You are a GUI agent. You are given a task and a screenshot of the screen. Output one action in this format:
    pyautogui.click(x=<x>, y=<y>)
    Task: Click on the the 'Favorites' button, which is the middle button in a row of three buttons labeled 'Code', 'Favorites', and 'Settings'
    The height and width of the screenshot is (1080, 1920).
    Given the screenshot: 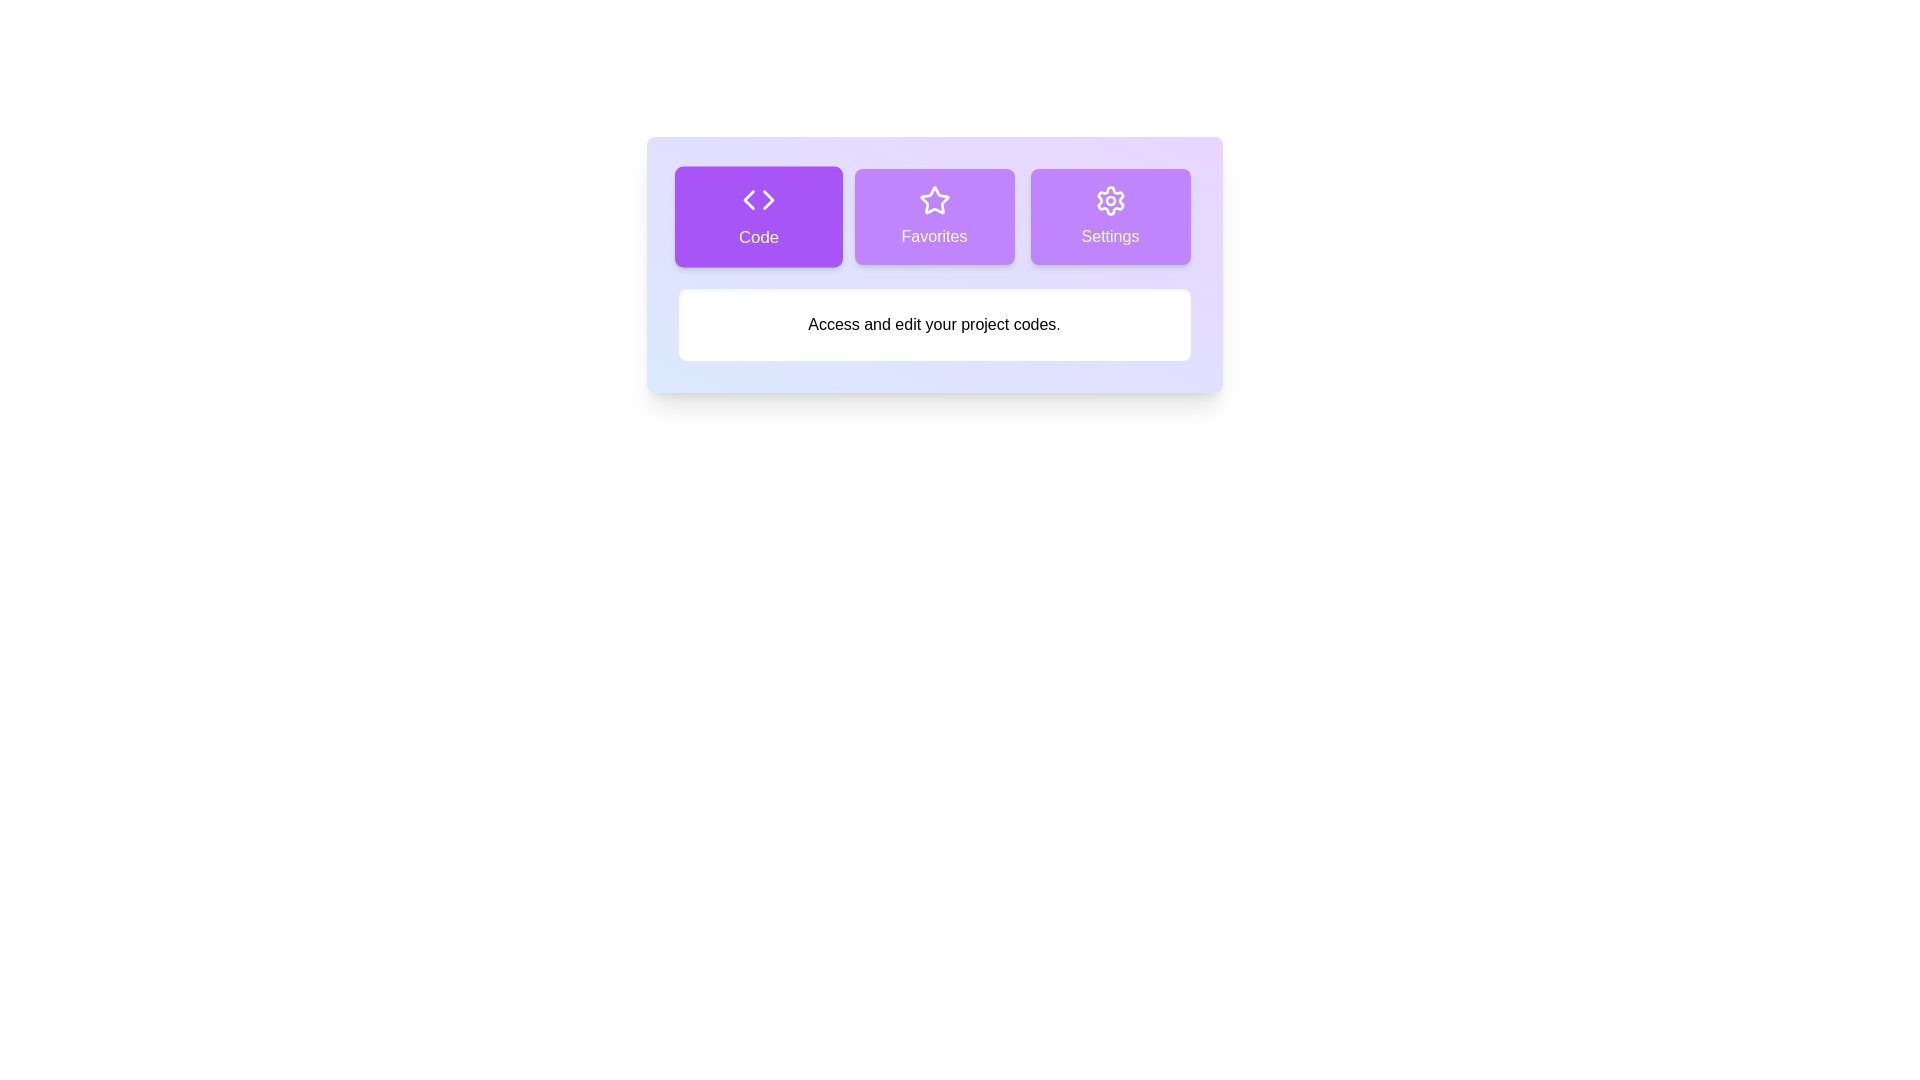 What is the action you would take?
    pyautogui.click(x=933, y=216)
    